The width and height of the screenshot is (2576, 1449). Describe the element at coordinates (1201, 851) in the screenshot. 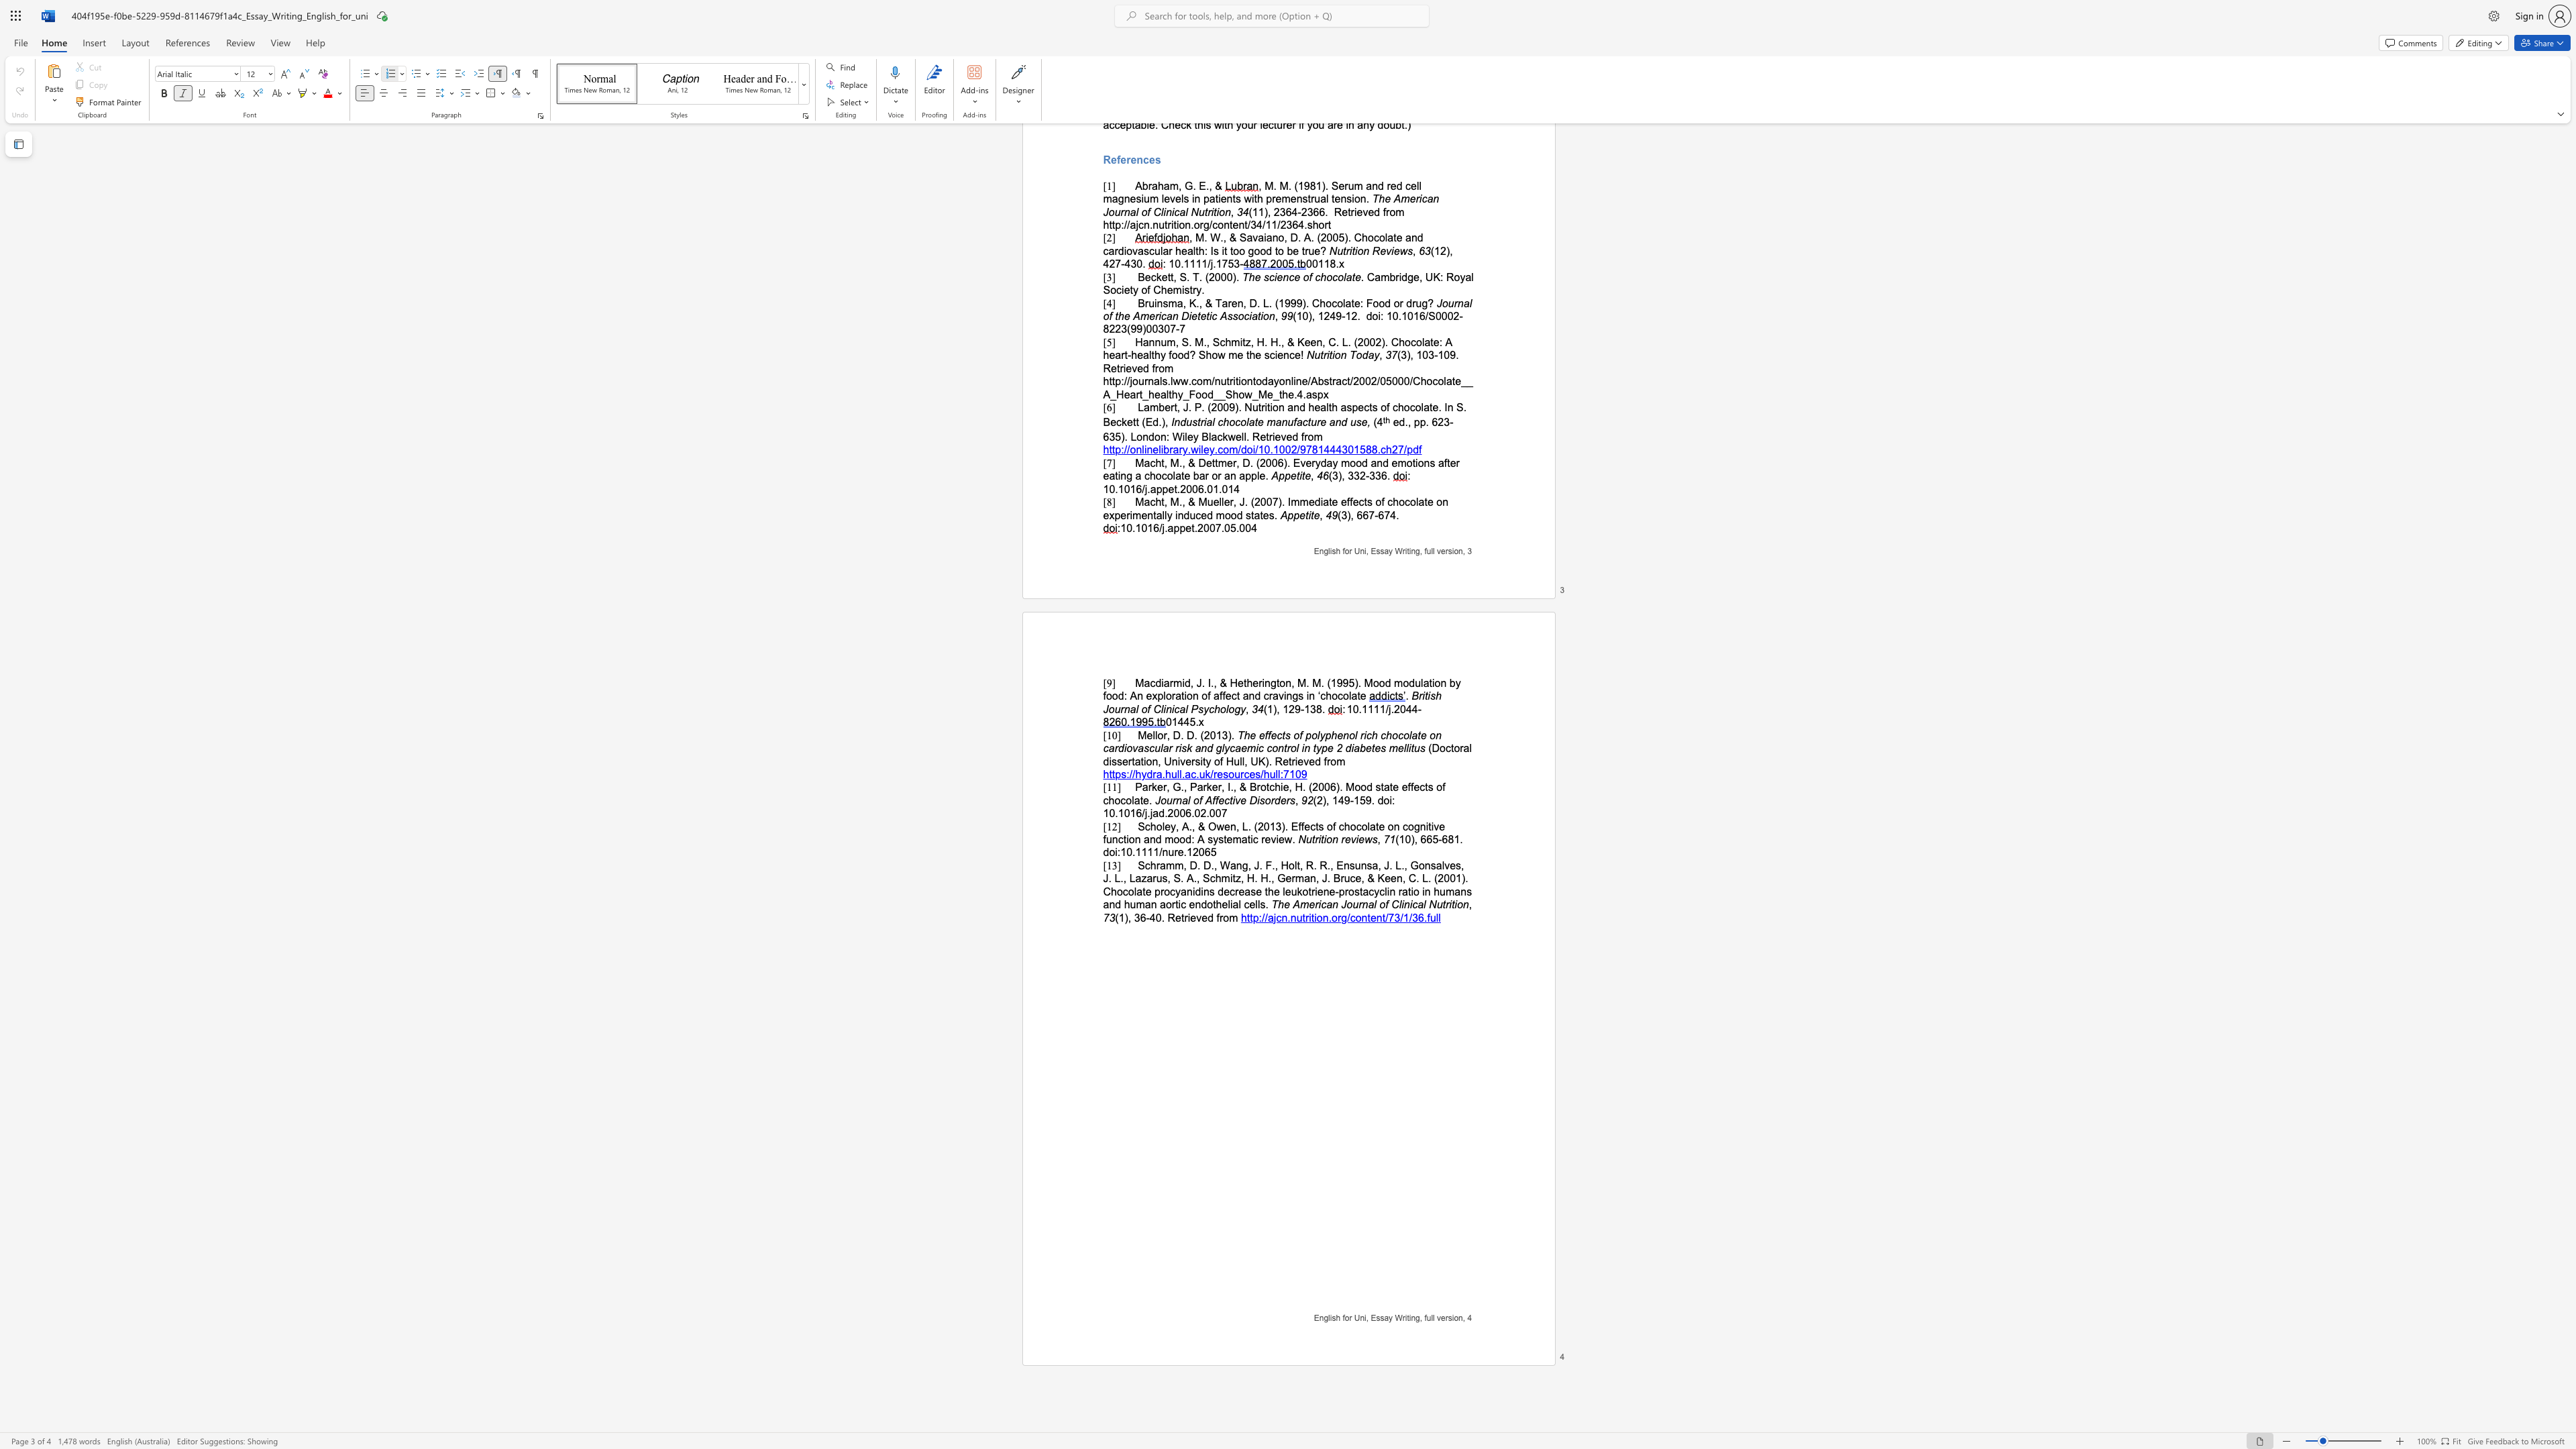

I see `the 3th character "0" in the text` at that location.